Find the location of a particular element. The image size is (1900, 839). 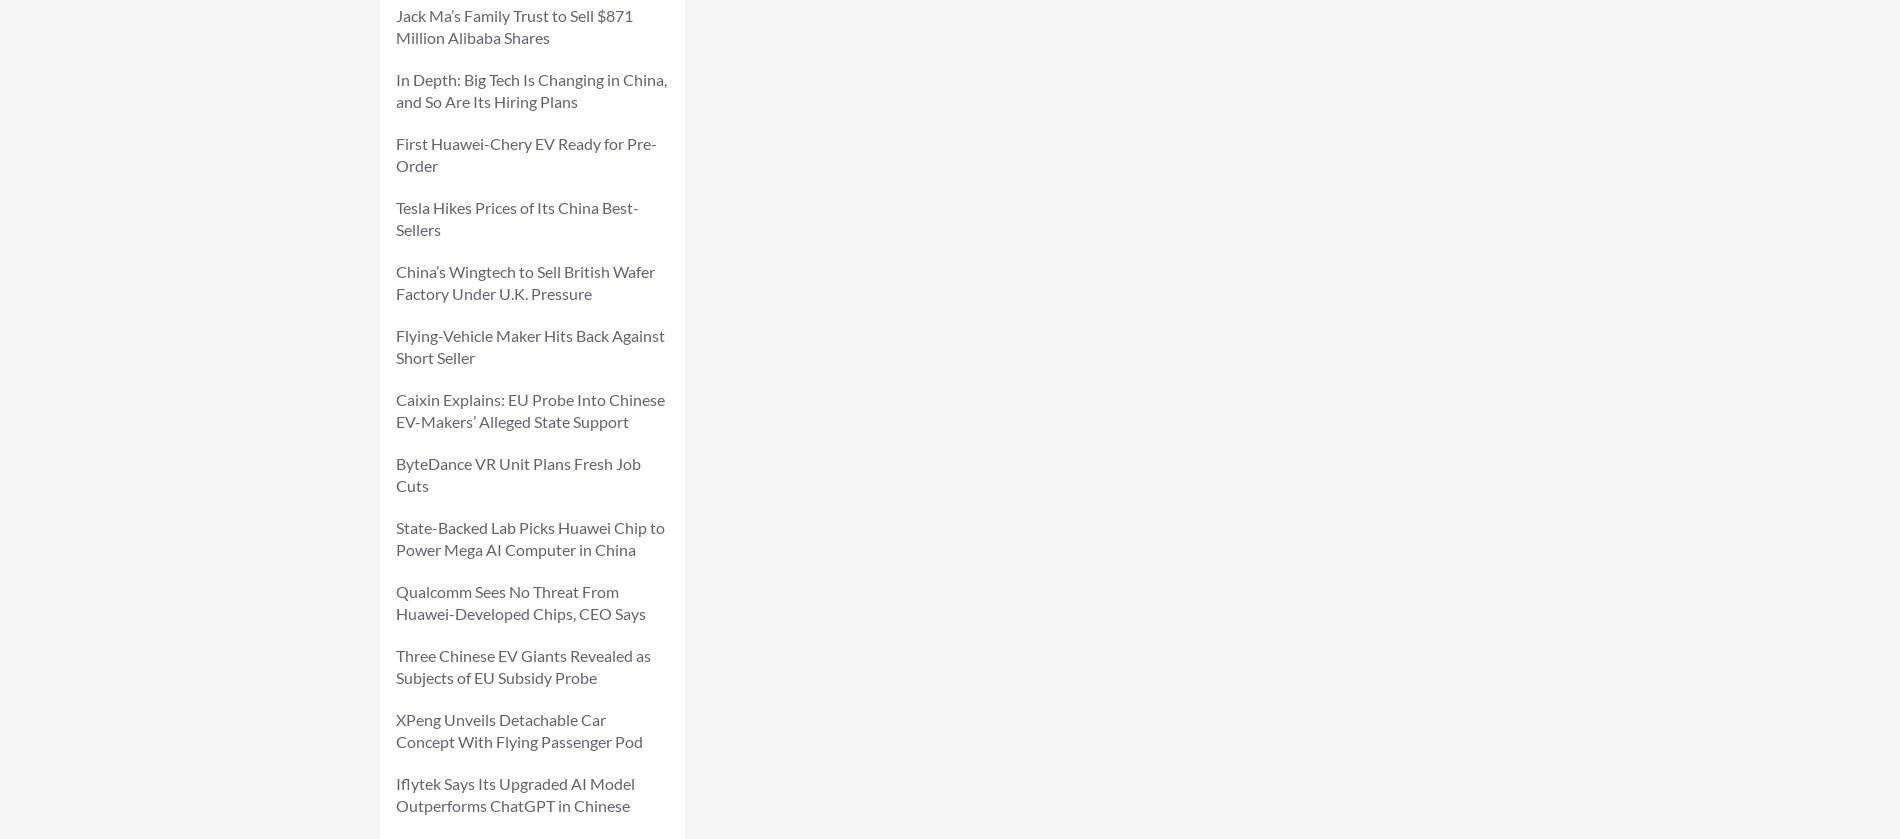

'Tesla Hikes Prices of Its China Best-Sellers' is located at coordinates (517, 218).